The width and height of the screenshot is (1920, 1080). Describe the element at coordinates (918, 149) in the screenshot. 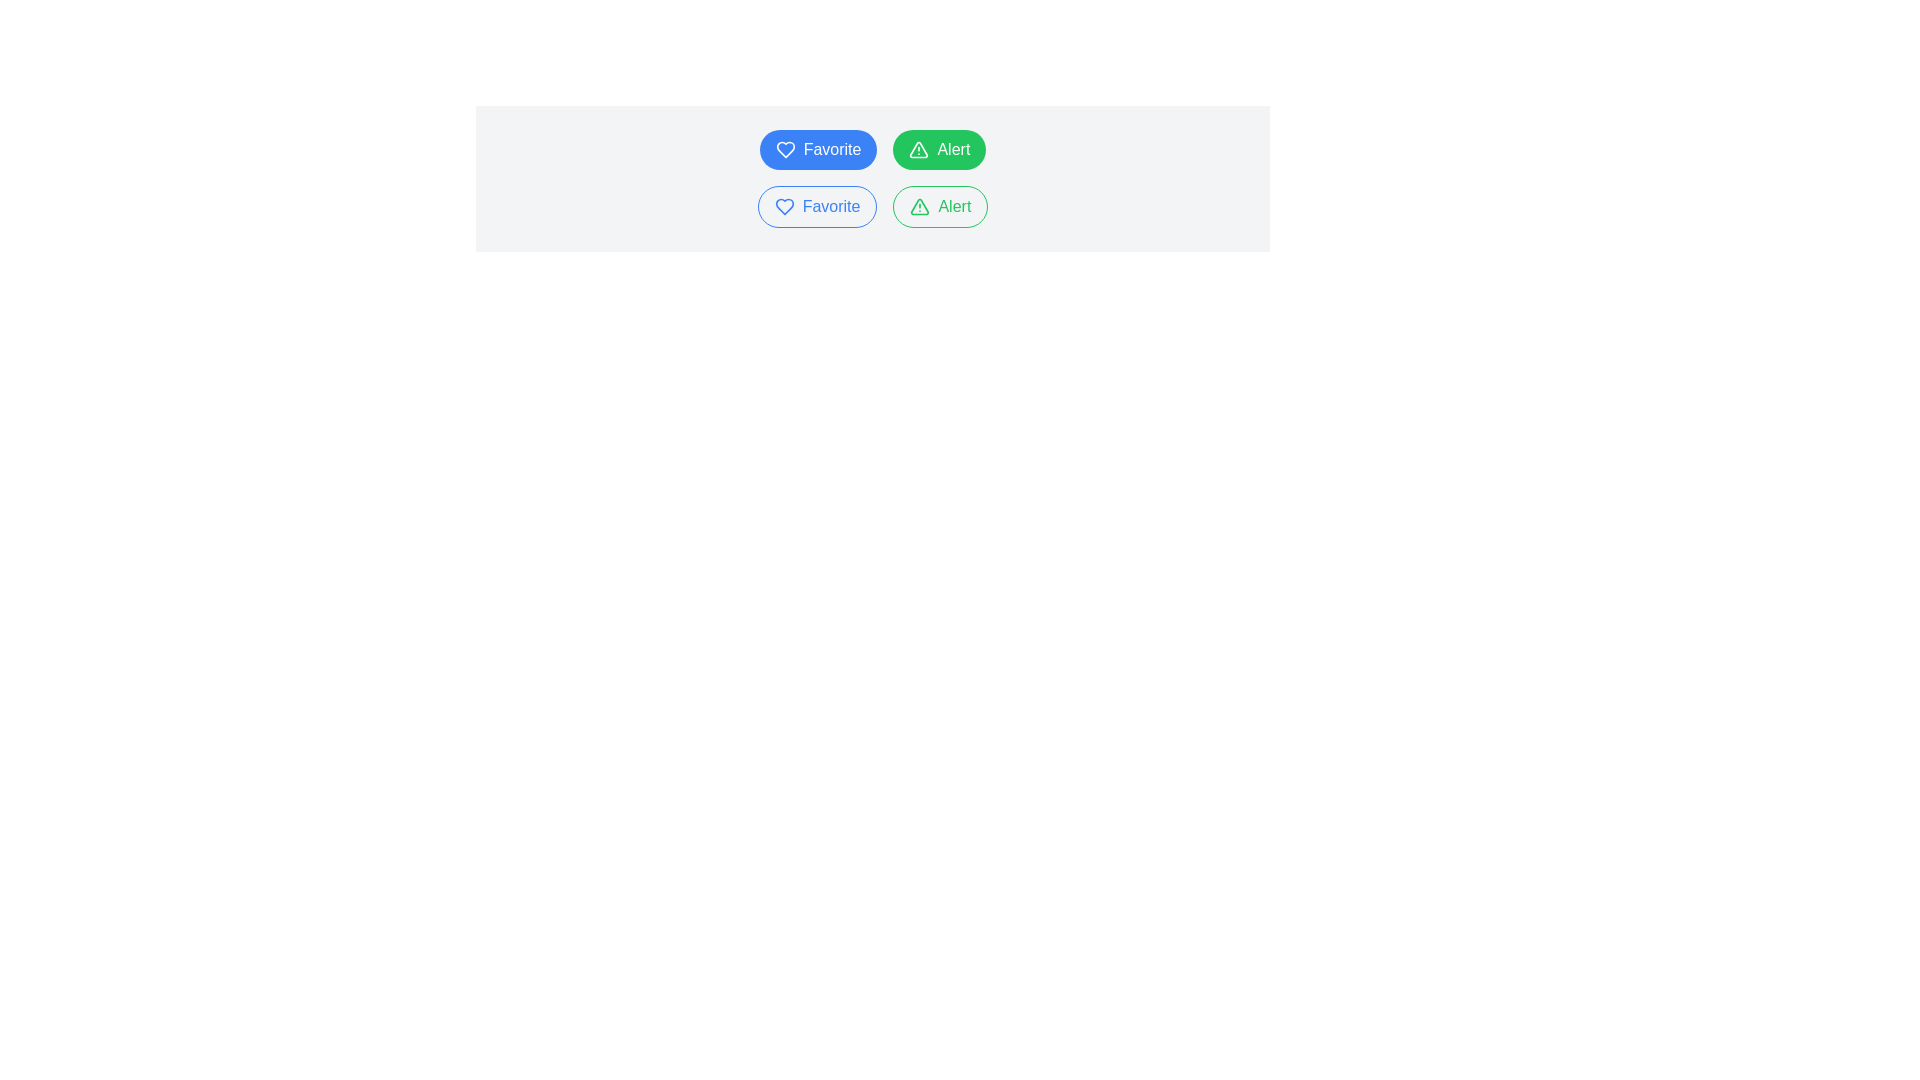

I see `the 'Alert' button which contains the alert icon, located in the top-right corner of the interface` at that location.